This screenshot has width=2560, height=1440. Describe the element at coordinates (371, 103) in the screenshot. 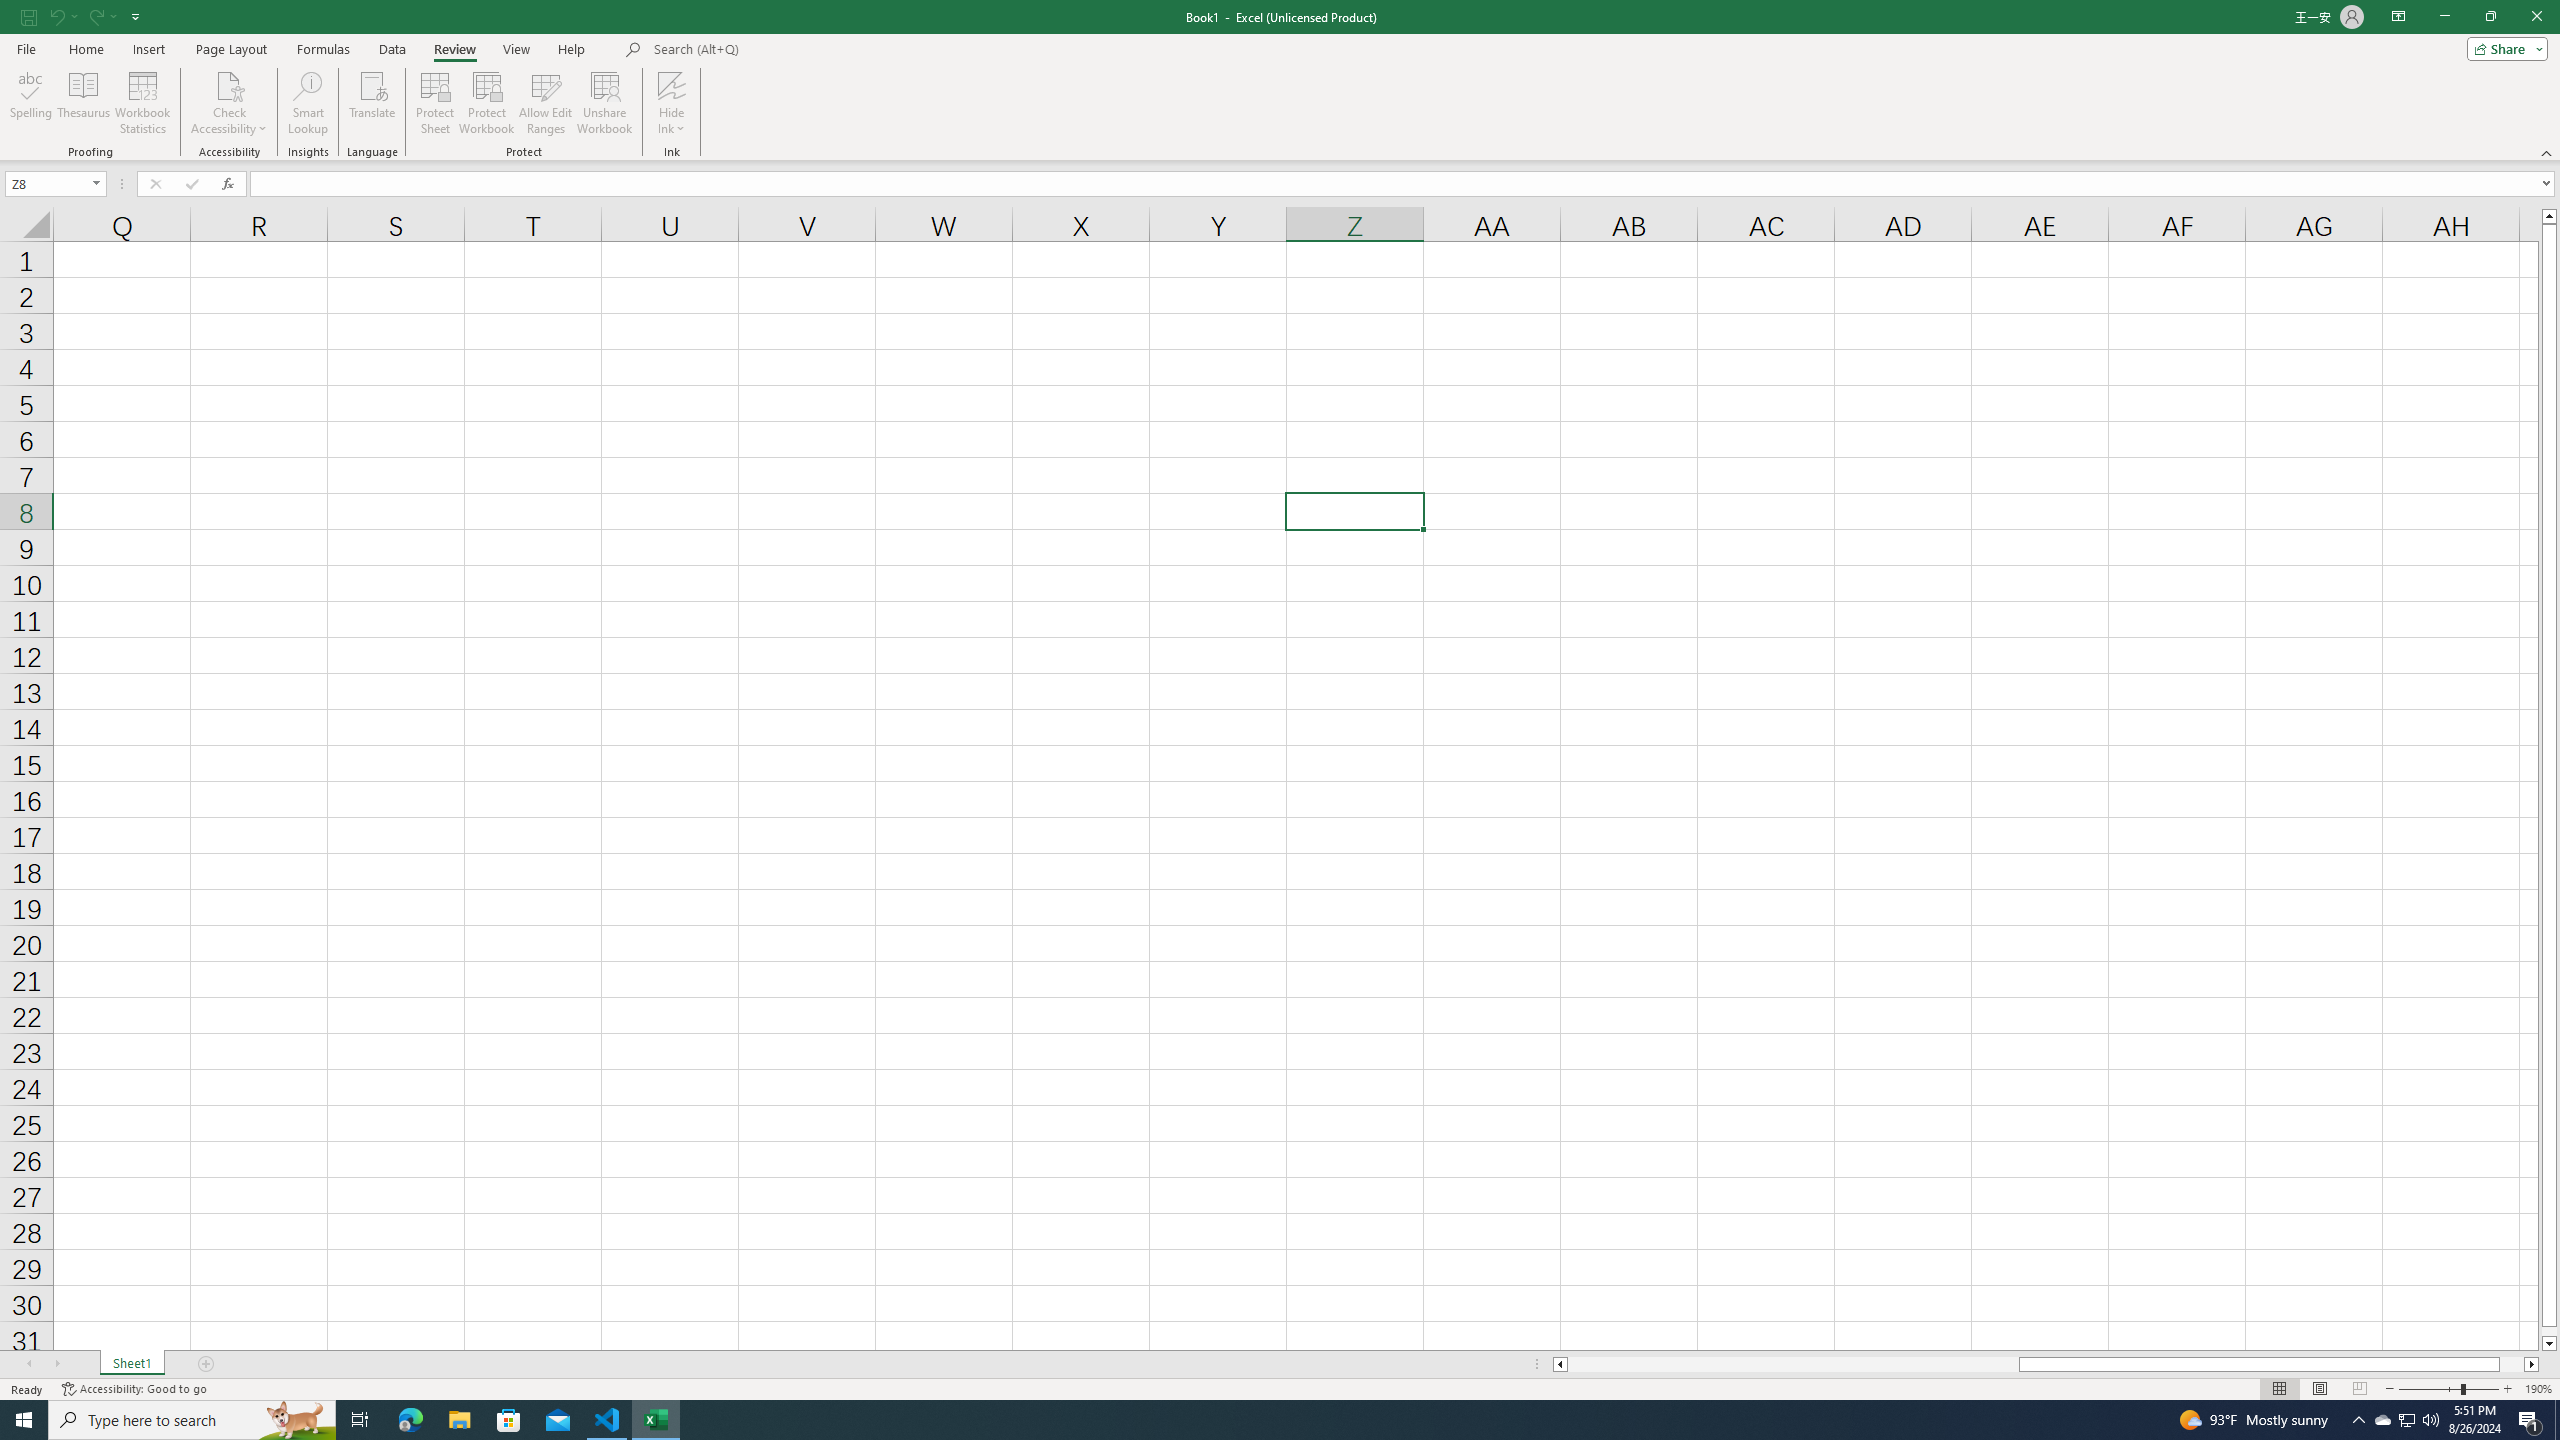

I see `'Translate'` at that location.